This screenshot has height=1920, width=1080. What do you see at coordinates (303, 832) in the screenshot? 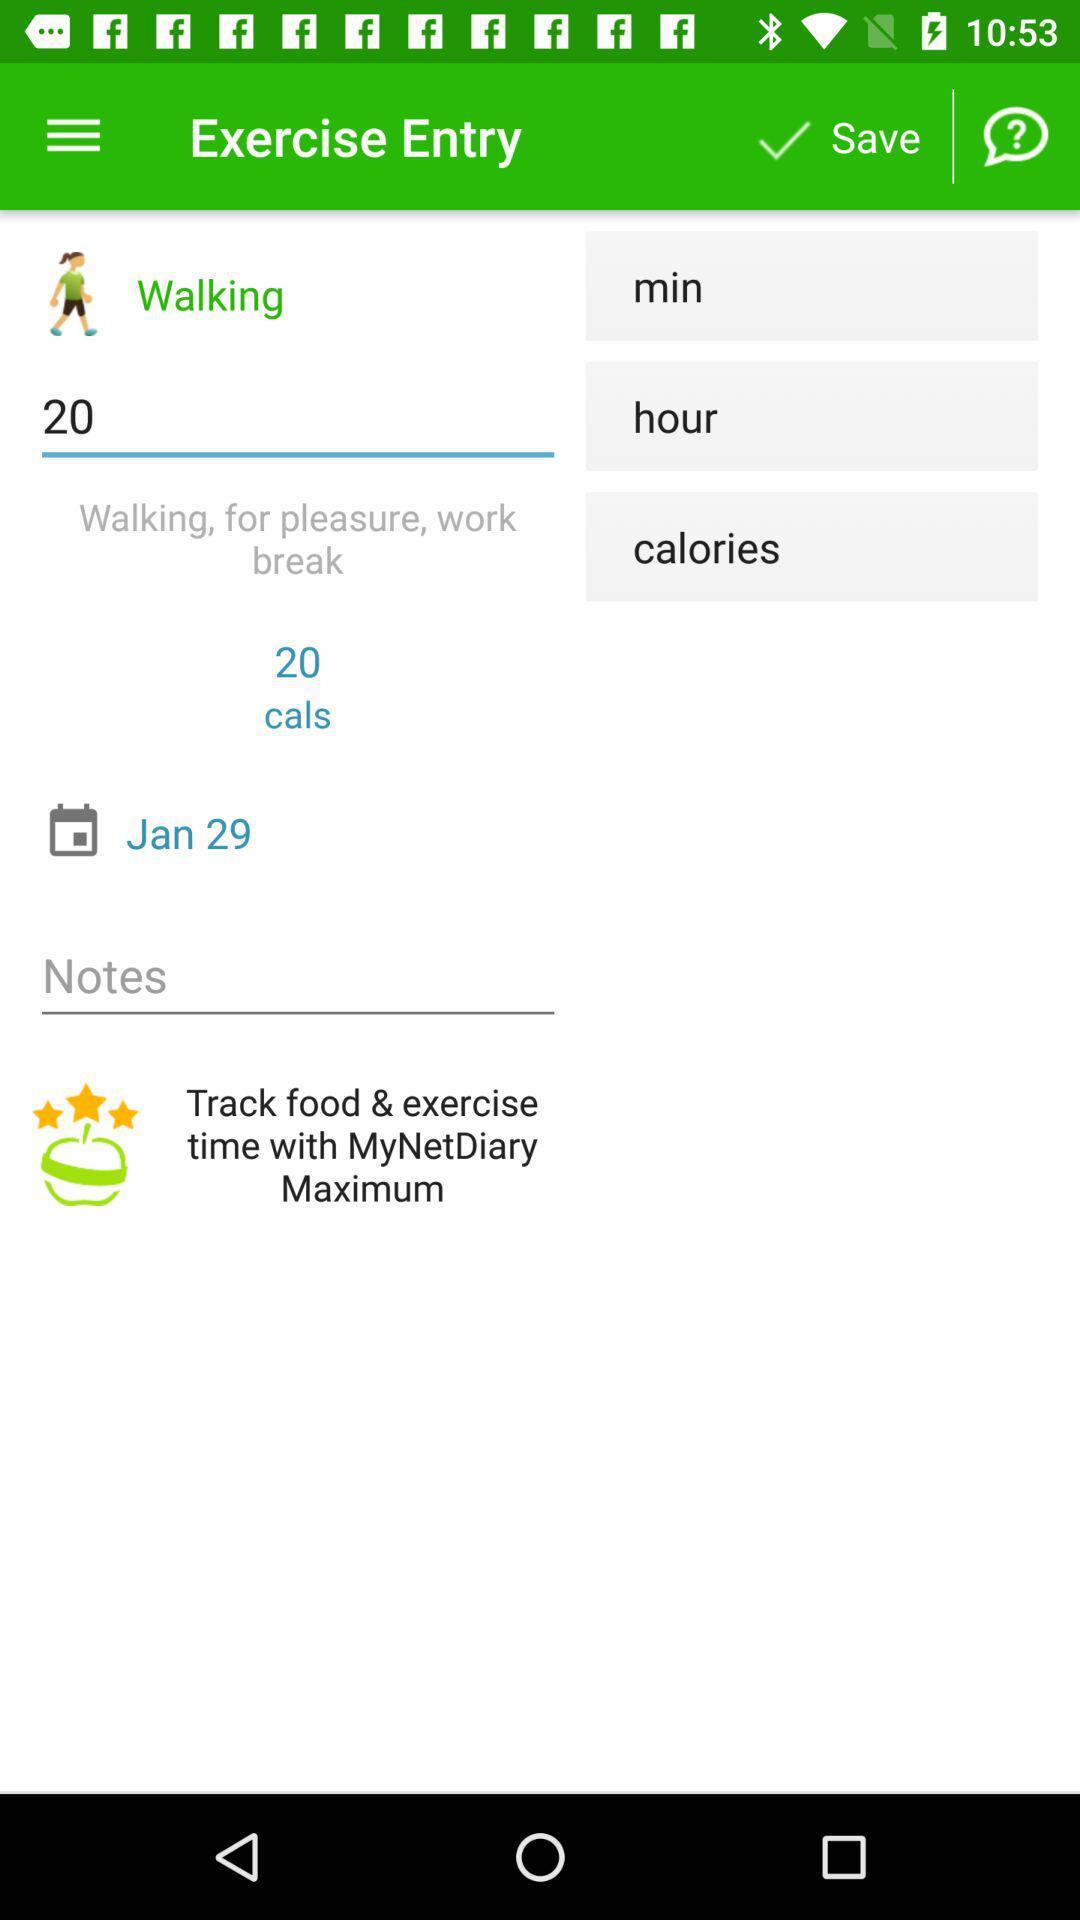
I see `the jan 29 item` at bounding box center [303, 832].